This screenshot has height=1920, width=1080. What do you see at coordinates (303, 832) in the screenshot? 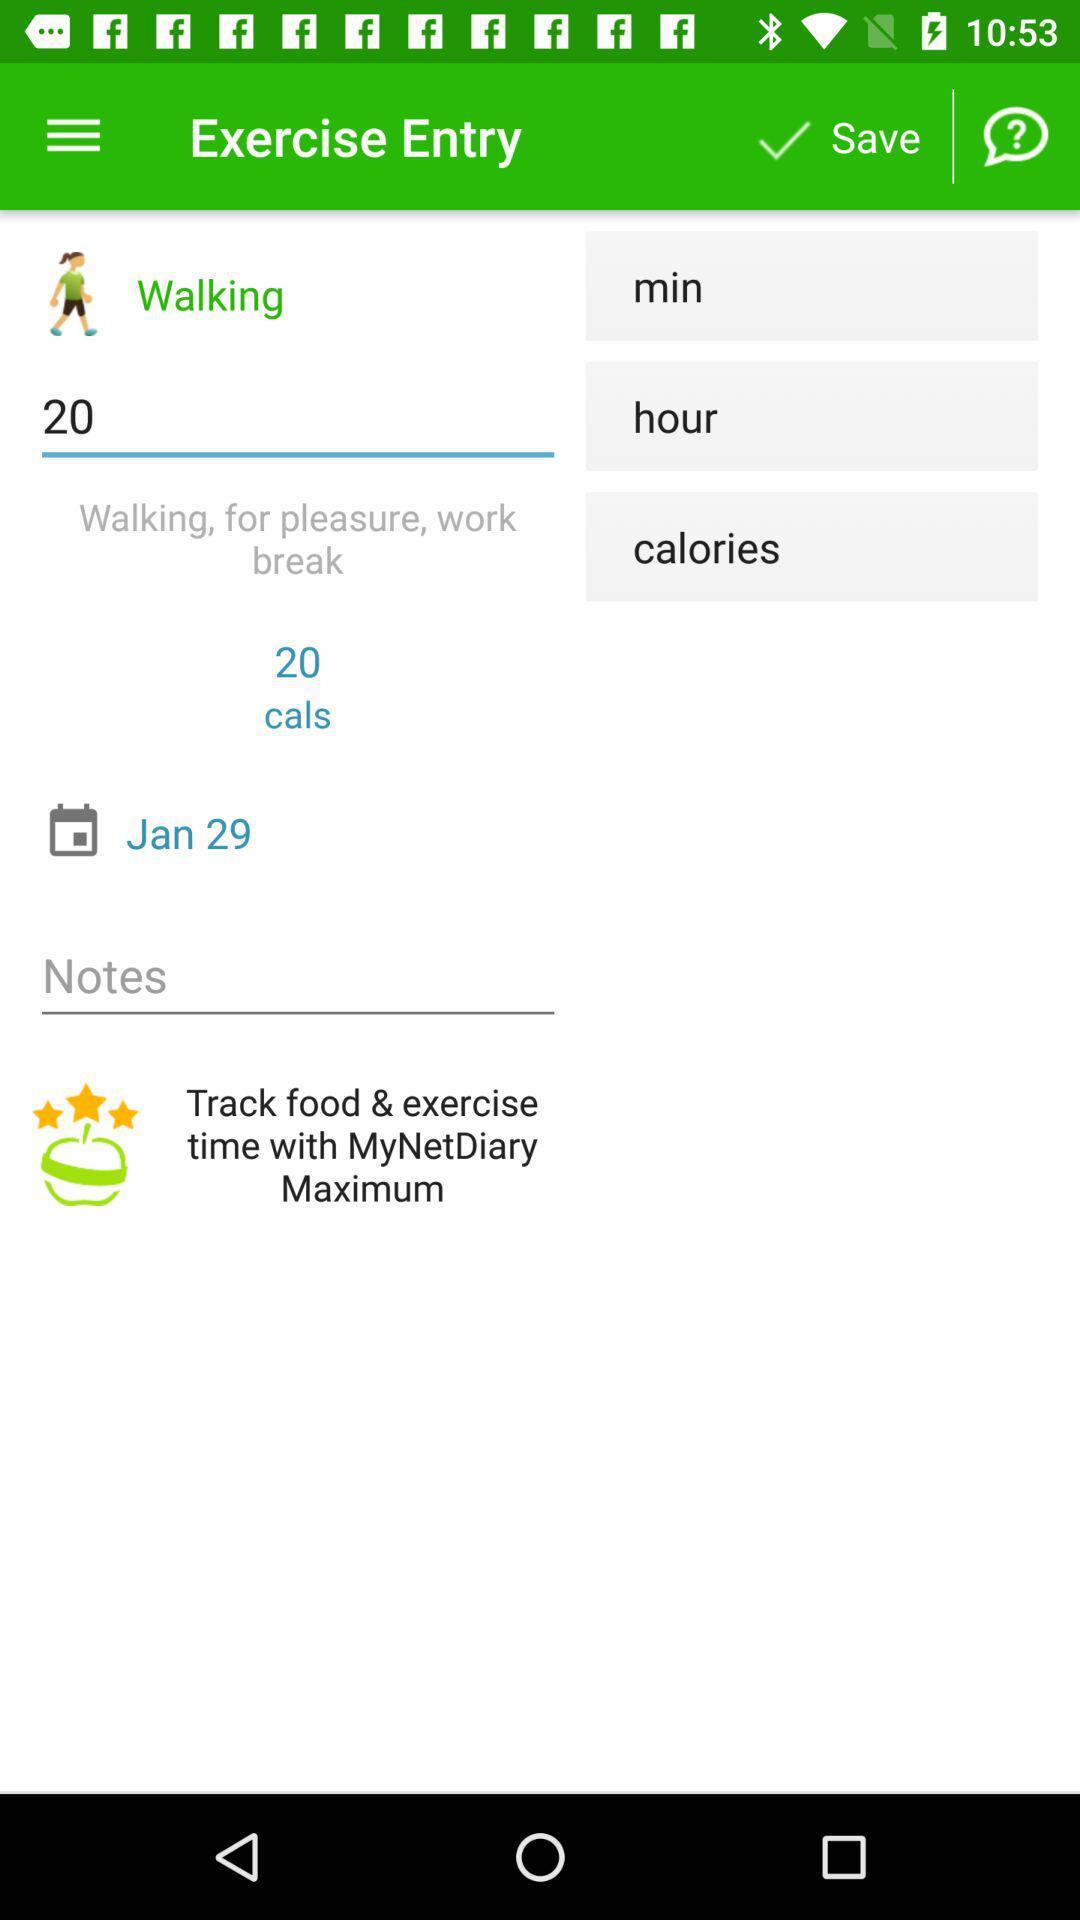
I see `the jan 29 item` at bounding box center [303, 832].